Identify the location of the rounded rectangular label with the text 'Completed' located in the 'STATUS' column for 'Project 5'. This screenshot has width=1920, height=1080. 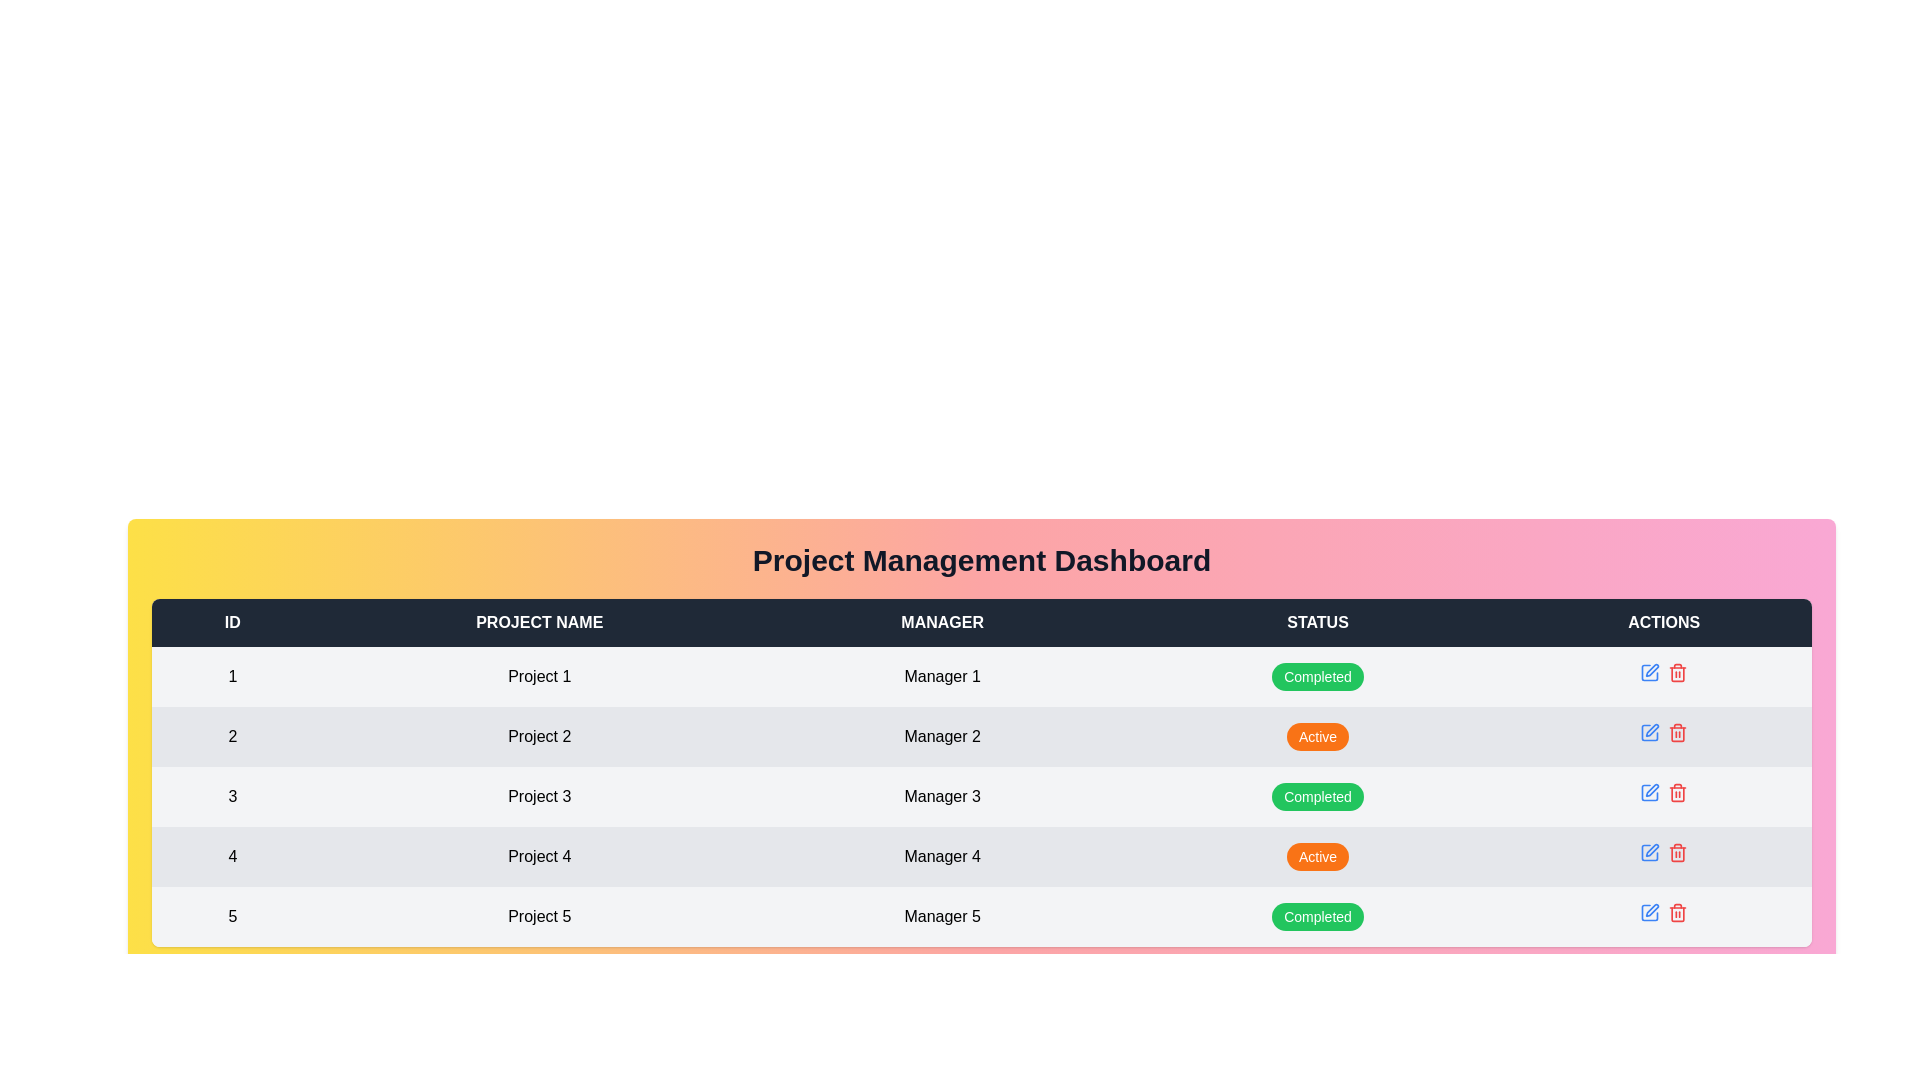
(1318, 917).